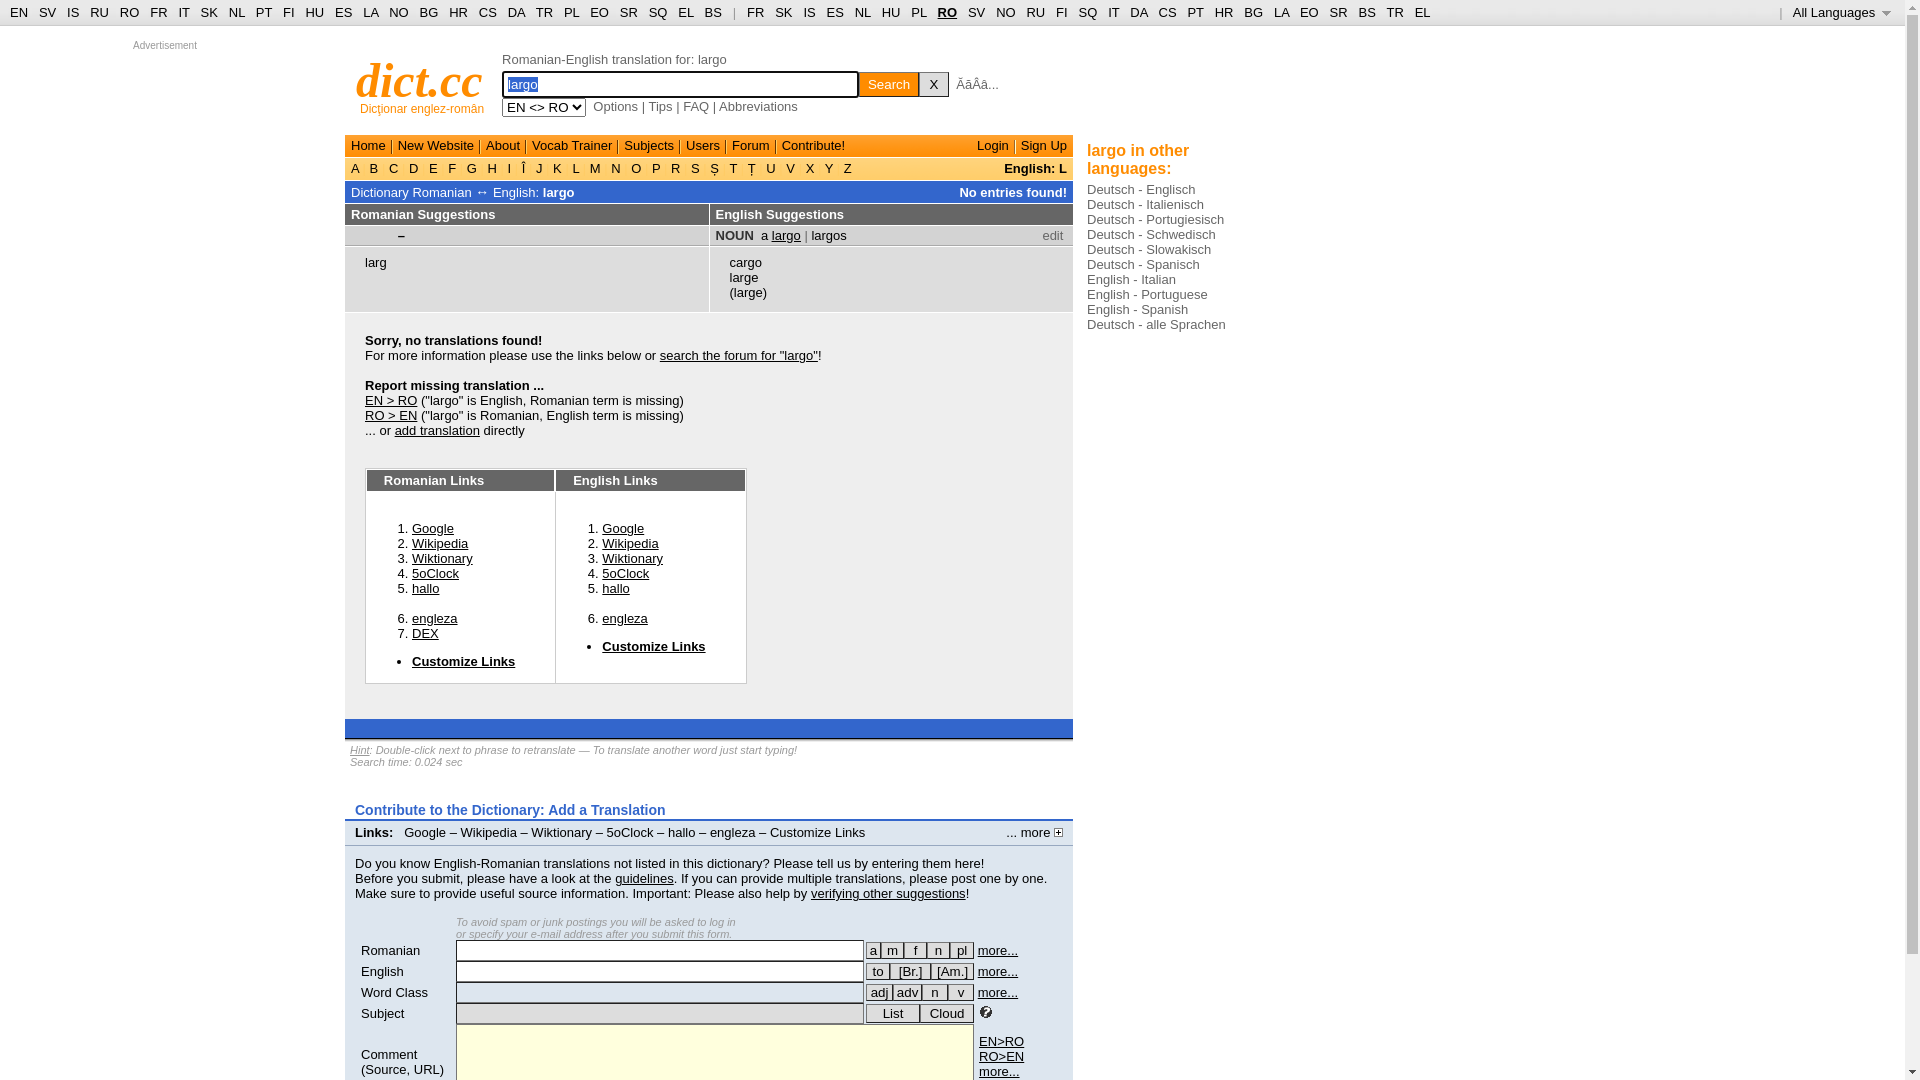  Describe the element at coordinates (1085, 248) in the screenshot. I see `'Deutsch - Slowakisch'` at that location.